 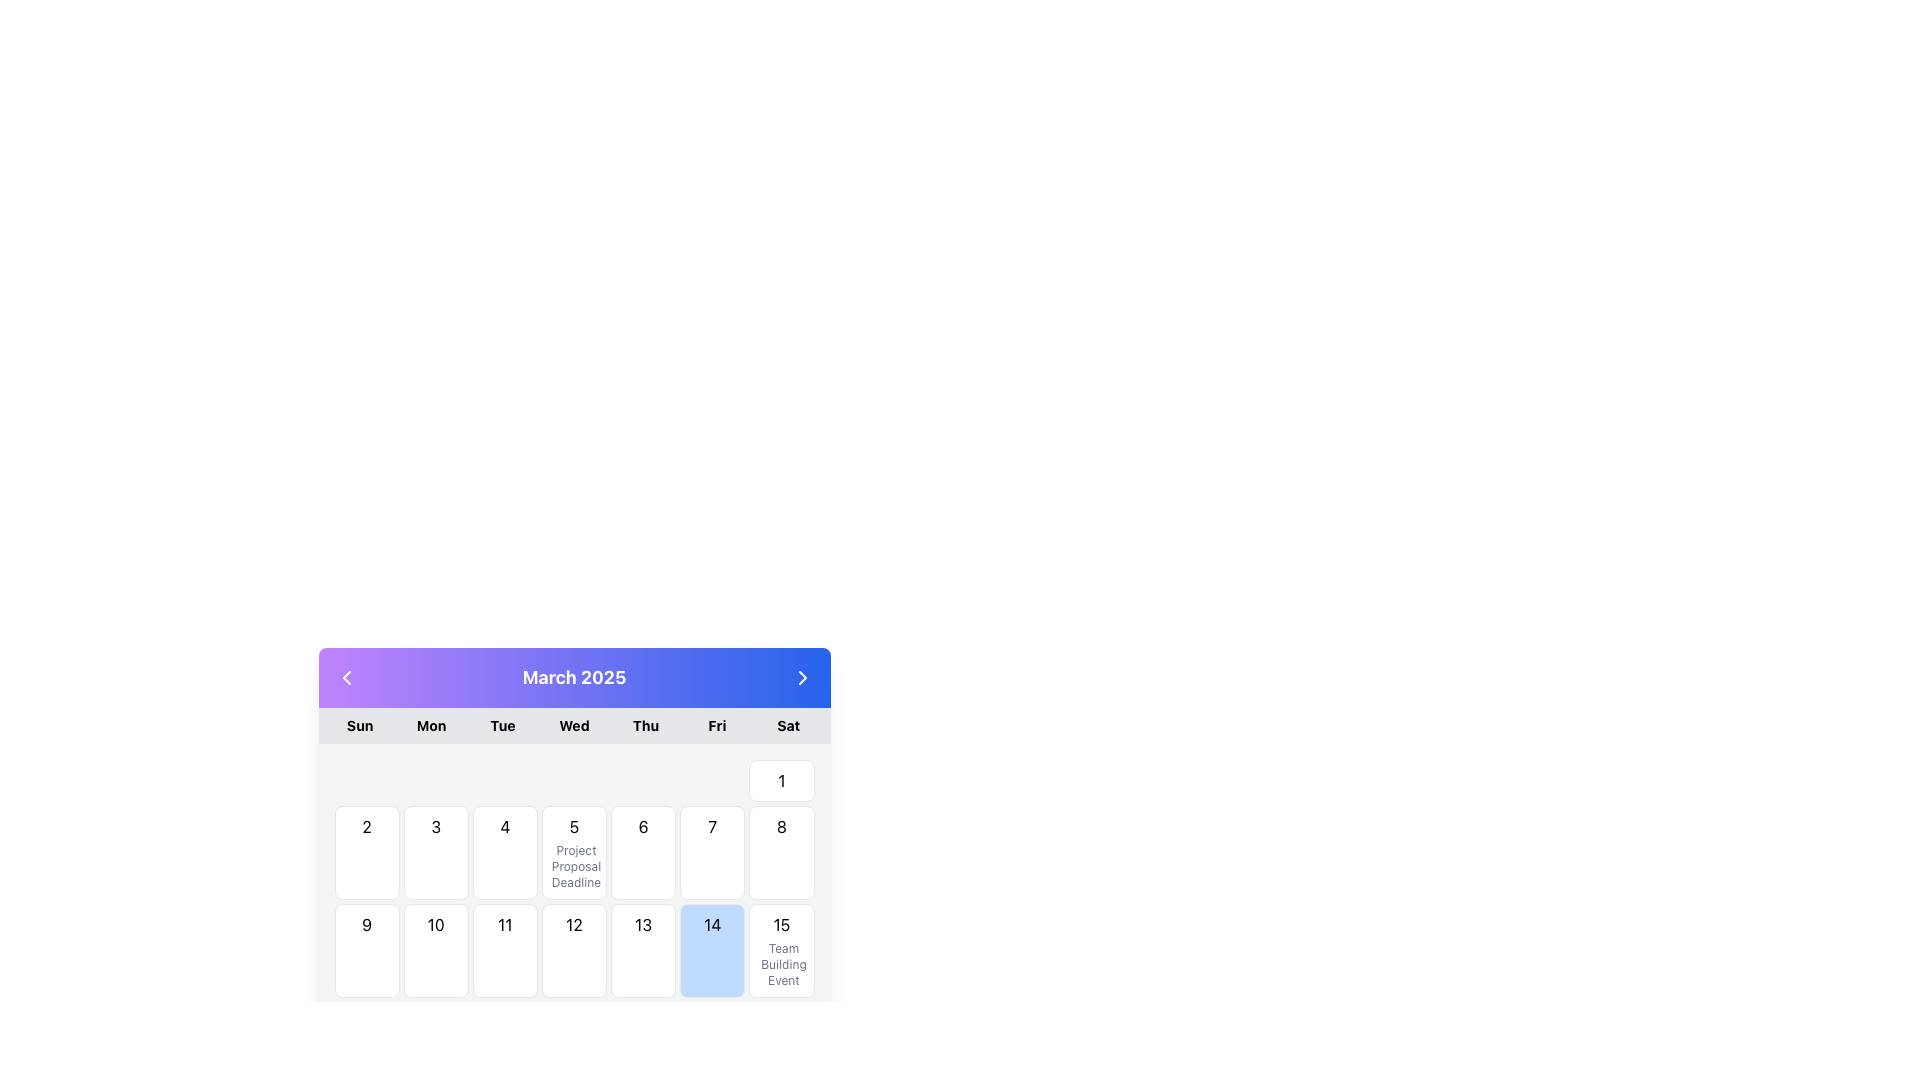 What do you see at coordinates (787, 725) in the screenshot?
I see `the Text Label indicating the Saturday column in the calendar grid, which is the last item in the row of day names` at bounding box center [787, 725].